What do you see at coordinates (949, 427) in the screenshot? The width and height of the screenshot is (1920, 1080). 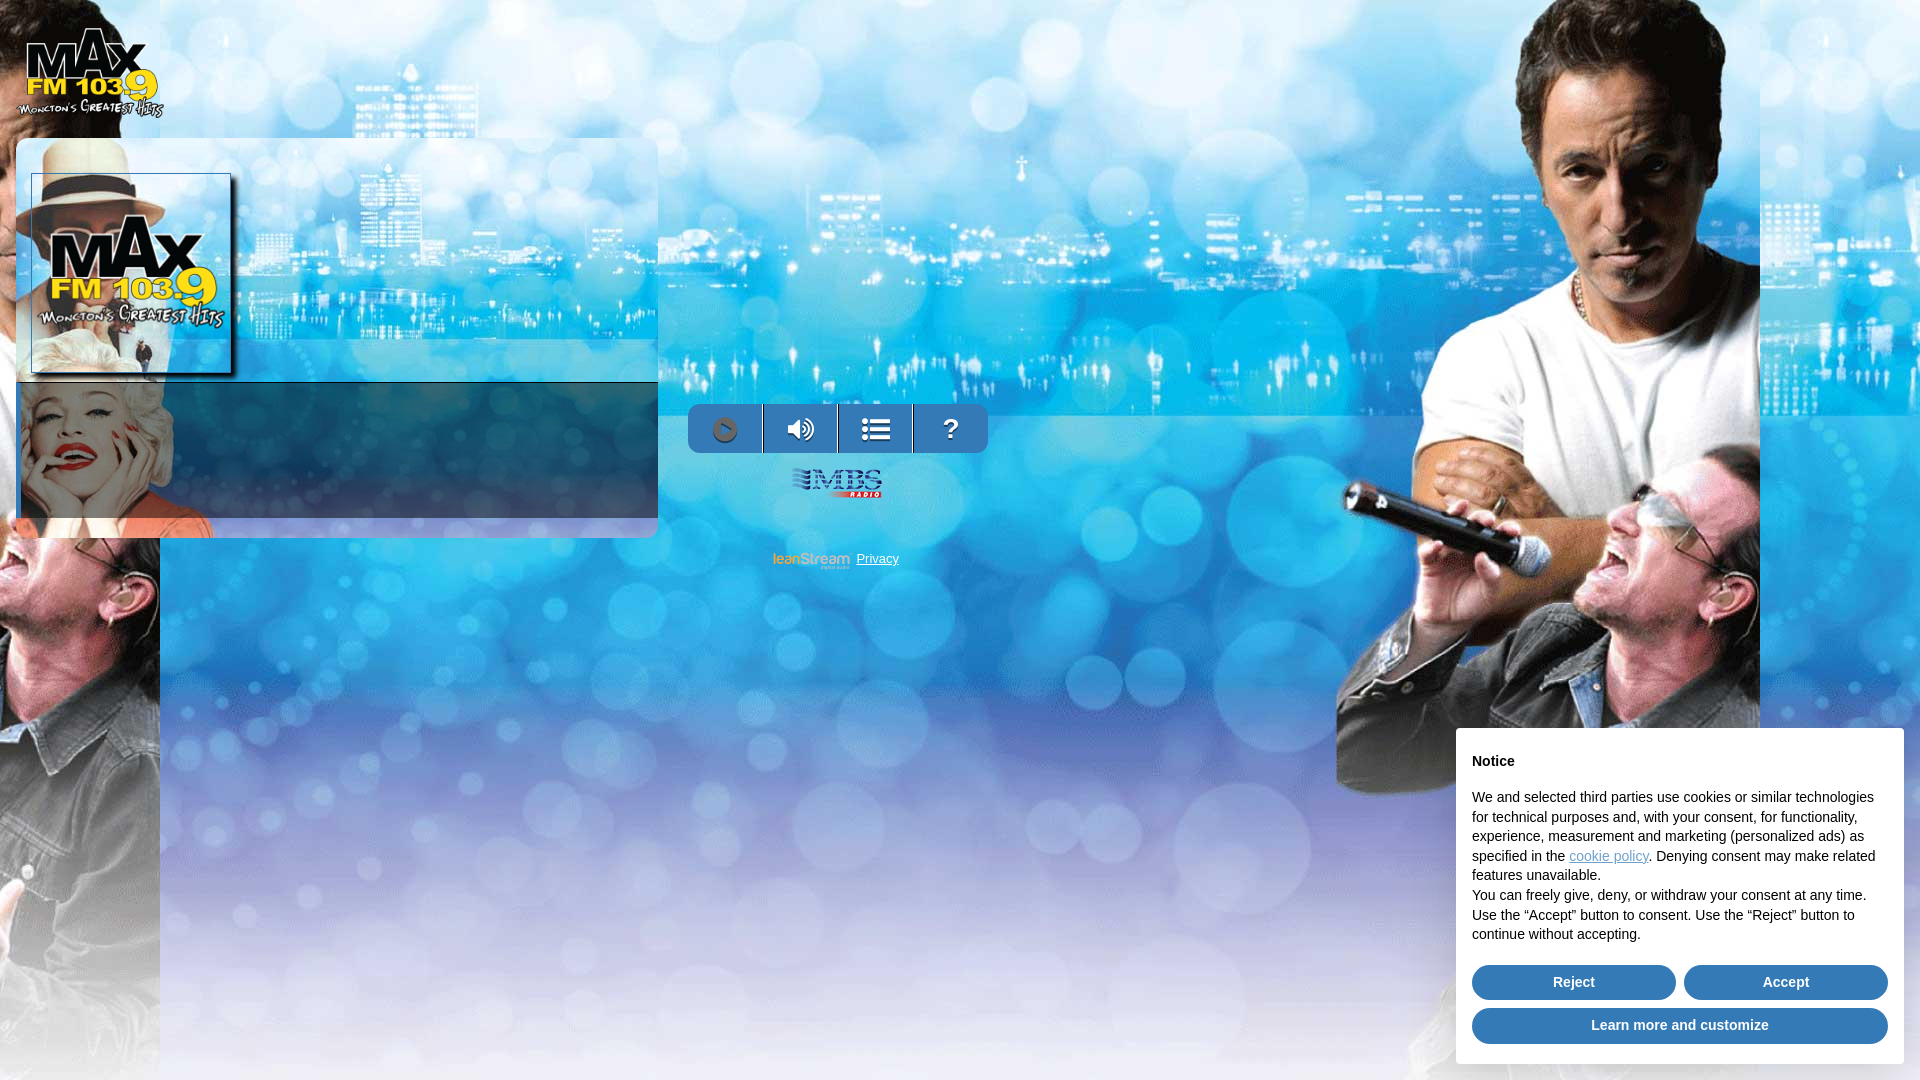 I see `'?'` at bounding box center [949, 427].